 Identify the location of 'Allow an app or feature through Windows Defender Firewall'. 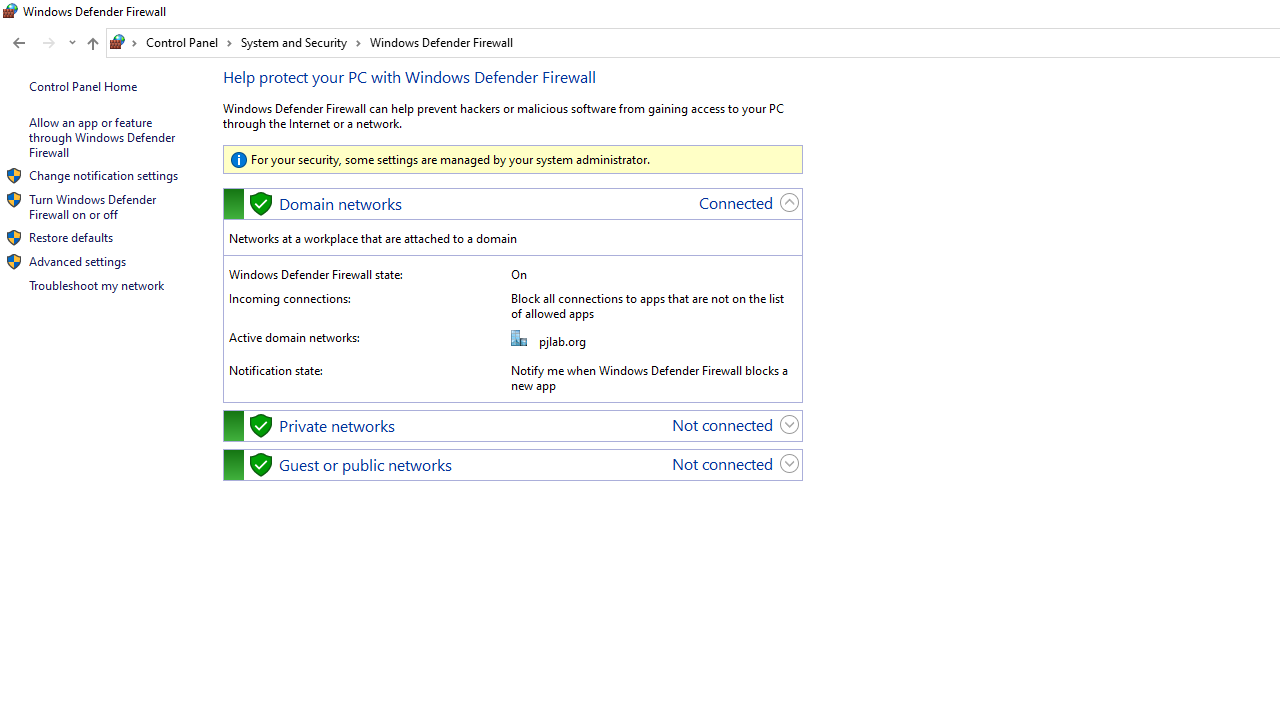
(102, 136).